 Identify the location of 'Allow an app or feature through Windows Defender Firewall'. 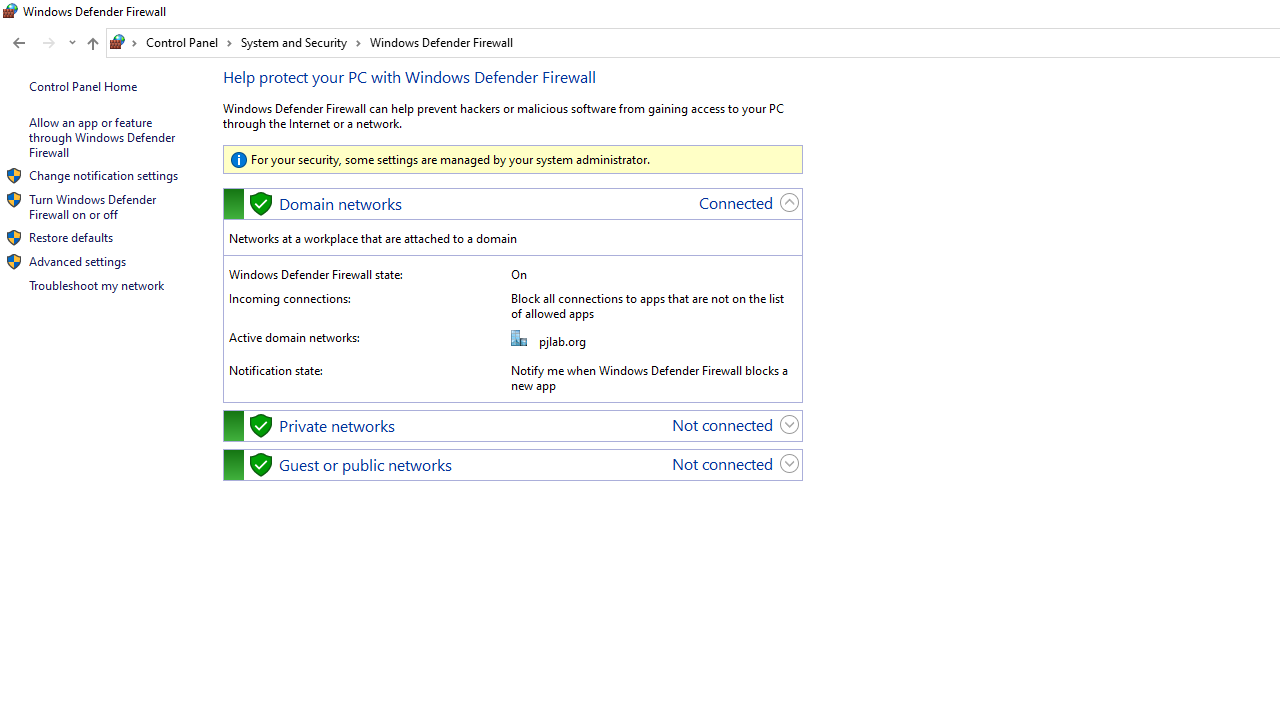
(102, 136).